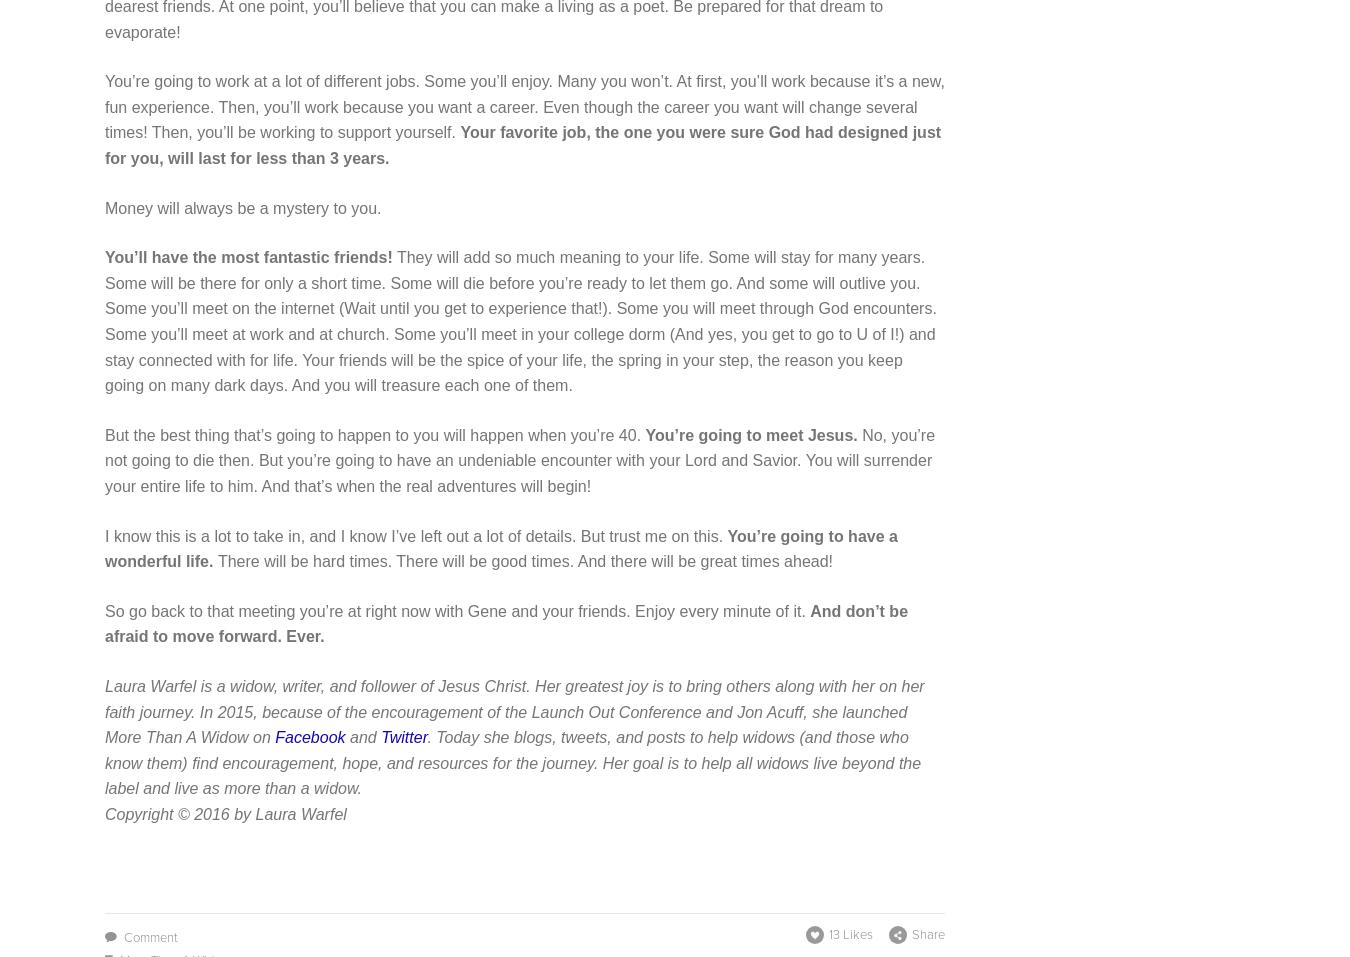 The image size is (1350, 957). What do you see at coordinates (519, 459) in the screenshot?
I see `'No, you’re not going to die then. But you’re going to have an undeniable encounter with your Lord and Savior. You will surrender your entire life to him. And that’s when the real adventures will begin!'` at bounding box center [519, 459].